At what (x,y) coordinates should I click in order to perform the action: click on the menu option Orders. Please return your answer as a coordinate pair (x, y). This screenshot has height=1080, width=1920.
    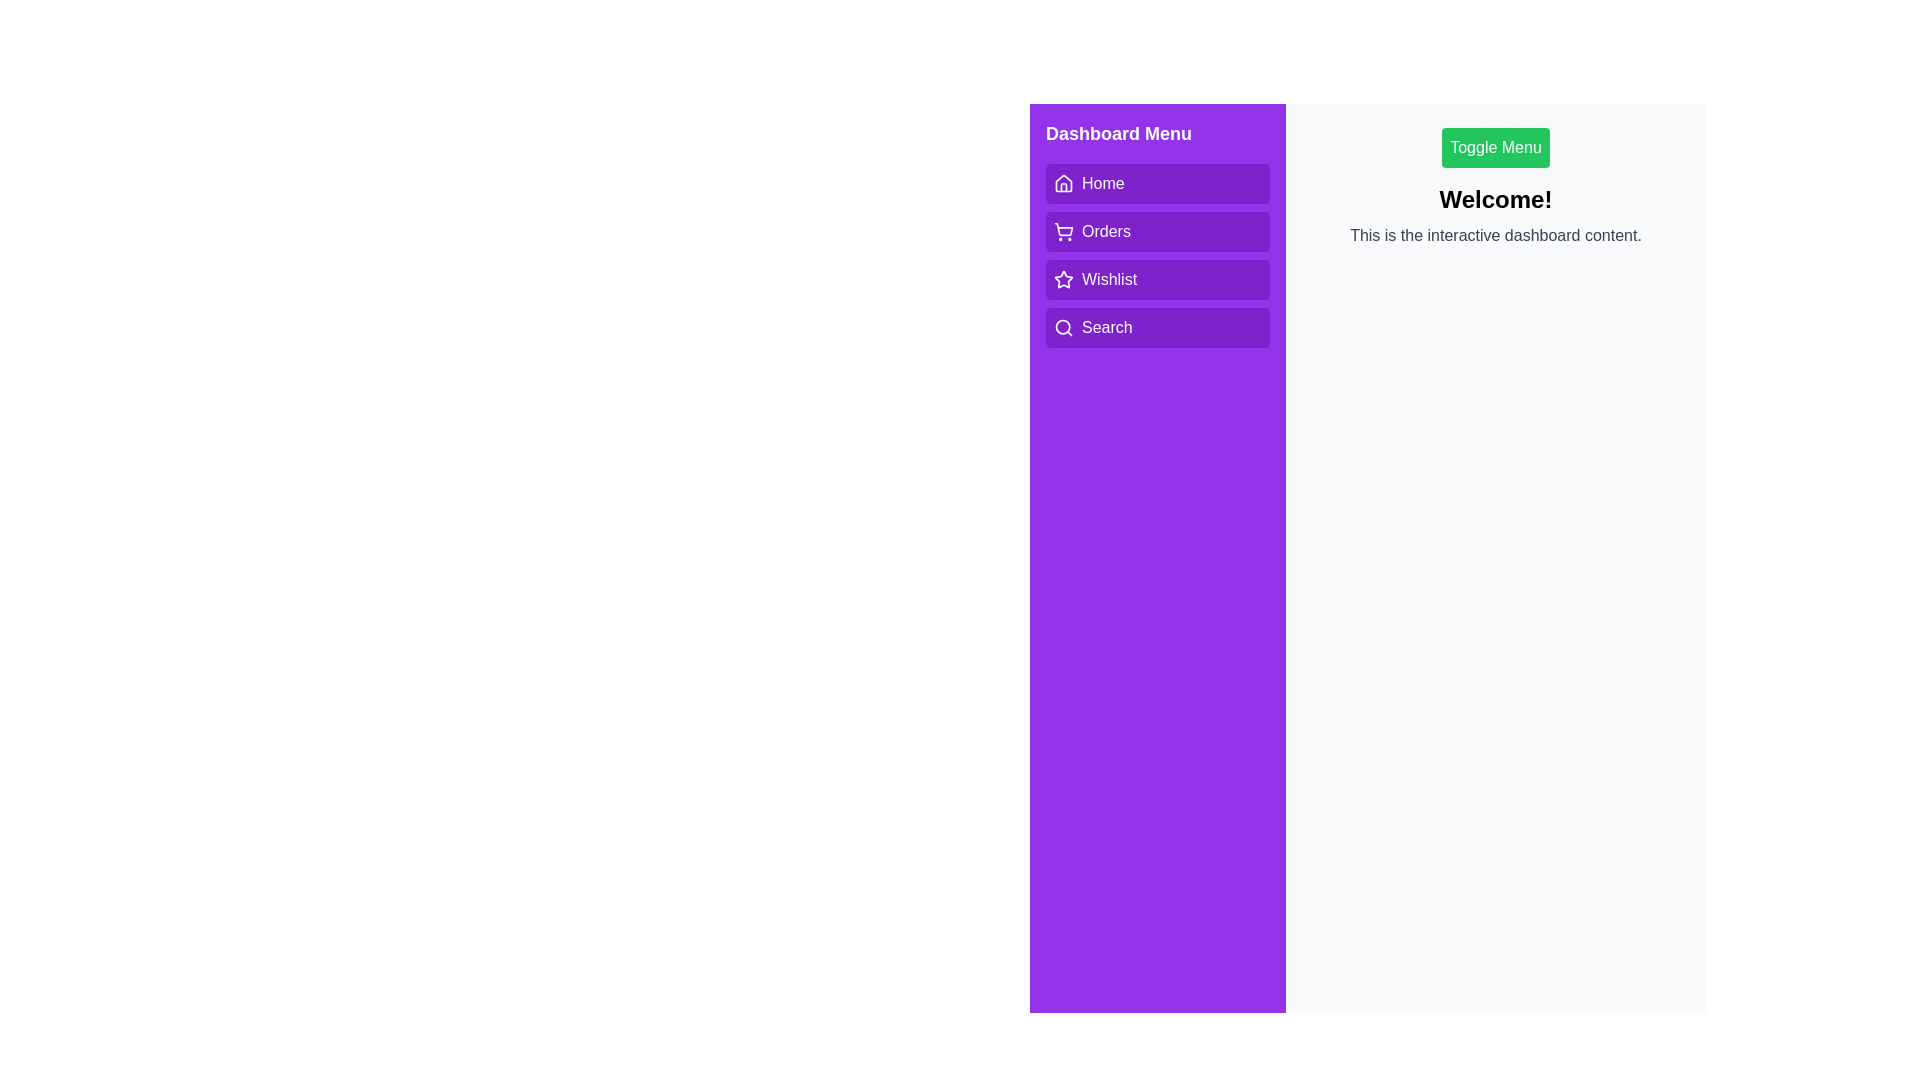
    Looking at the image, I should click on (1157, 230).